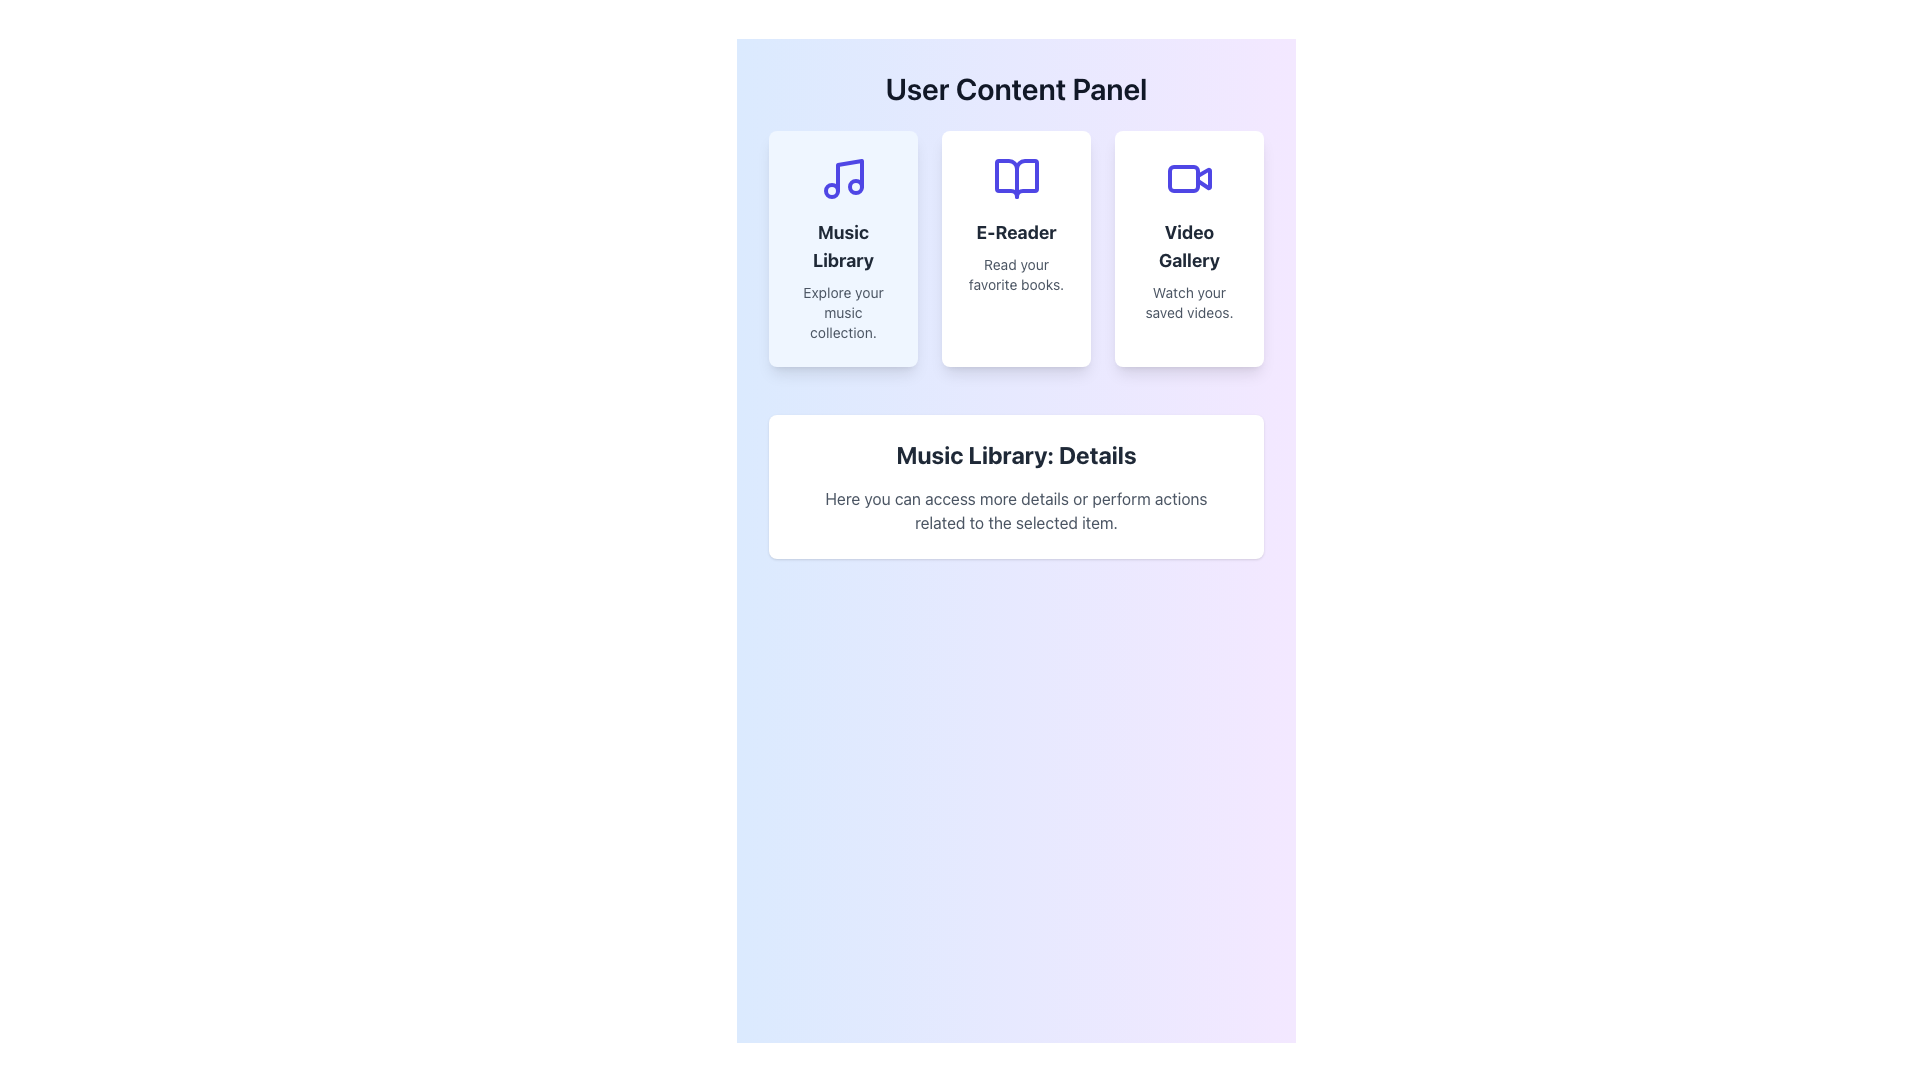 The width and height of the screenshot is (1920, 1080). I want to click on the second selectable card related to E-Readers, which is positioned centrally in a grid layout between the 'Music Library' and 'Video Gallery' cards, so click(1016, 248).